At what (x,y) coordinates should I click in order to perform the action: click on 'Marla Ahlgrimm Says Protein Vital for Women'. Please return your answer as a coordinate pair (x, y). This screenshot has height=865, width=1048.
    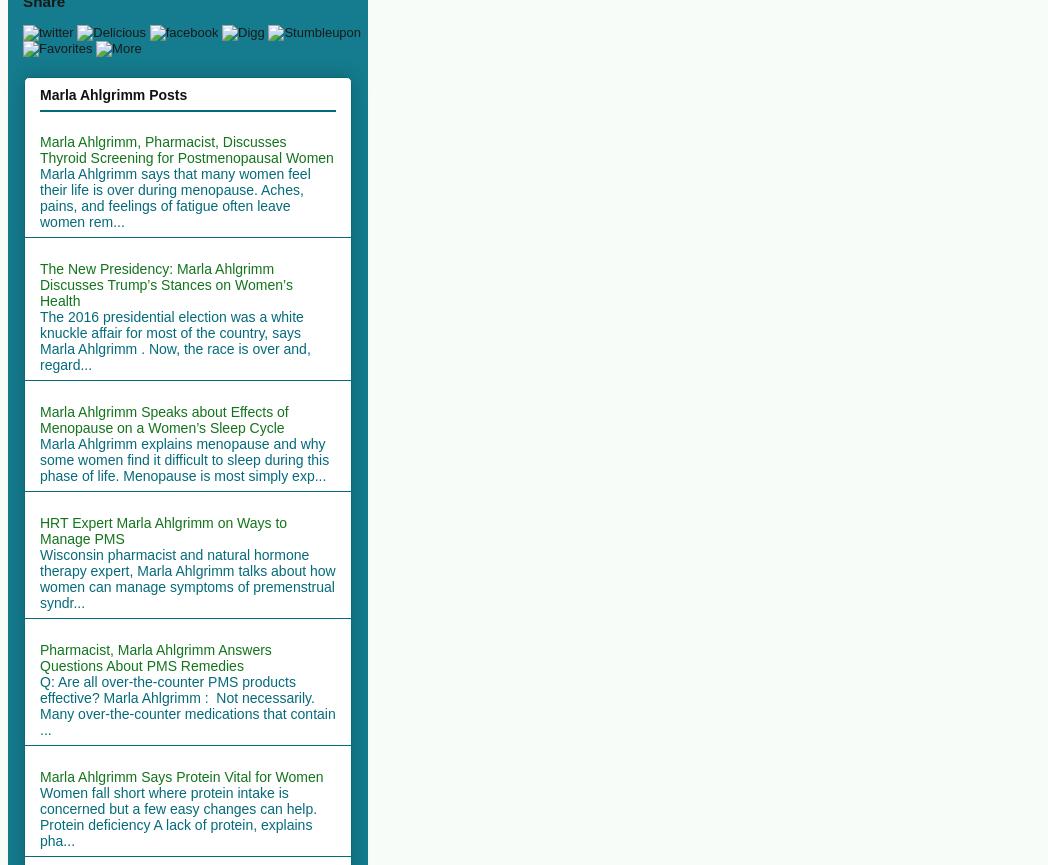
    Looking at the image, I should click on (180, 774).